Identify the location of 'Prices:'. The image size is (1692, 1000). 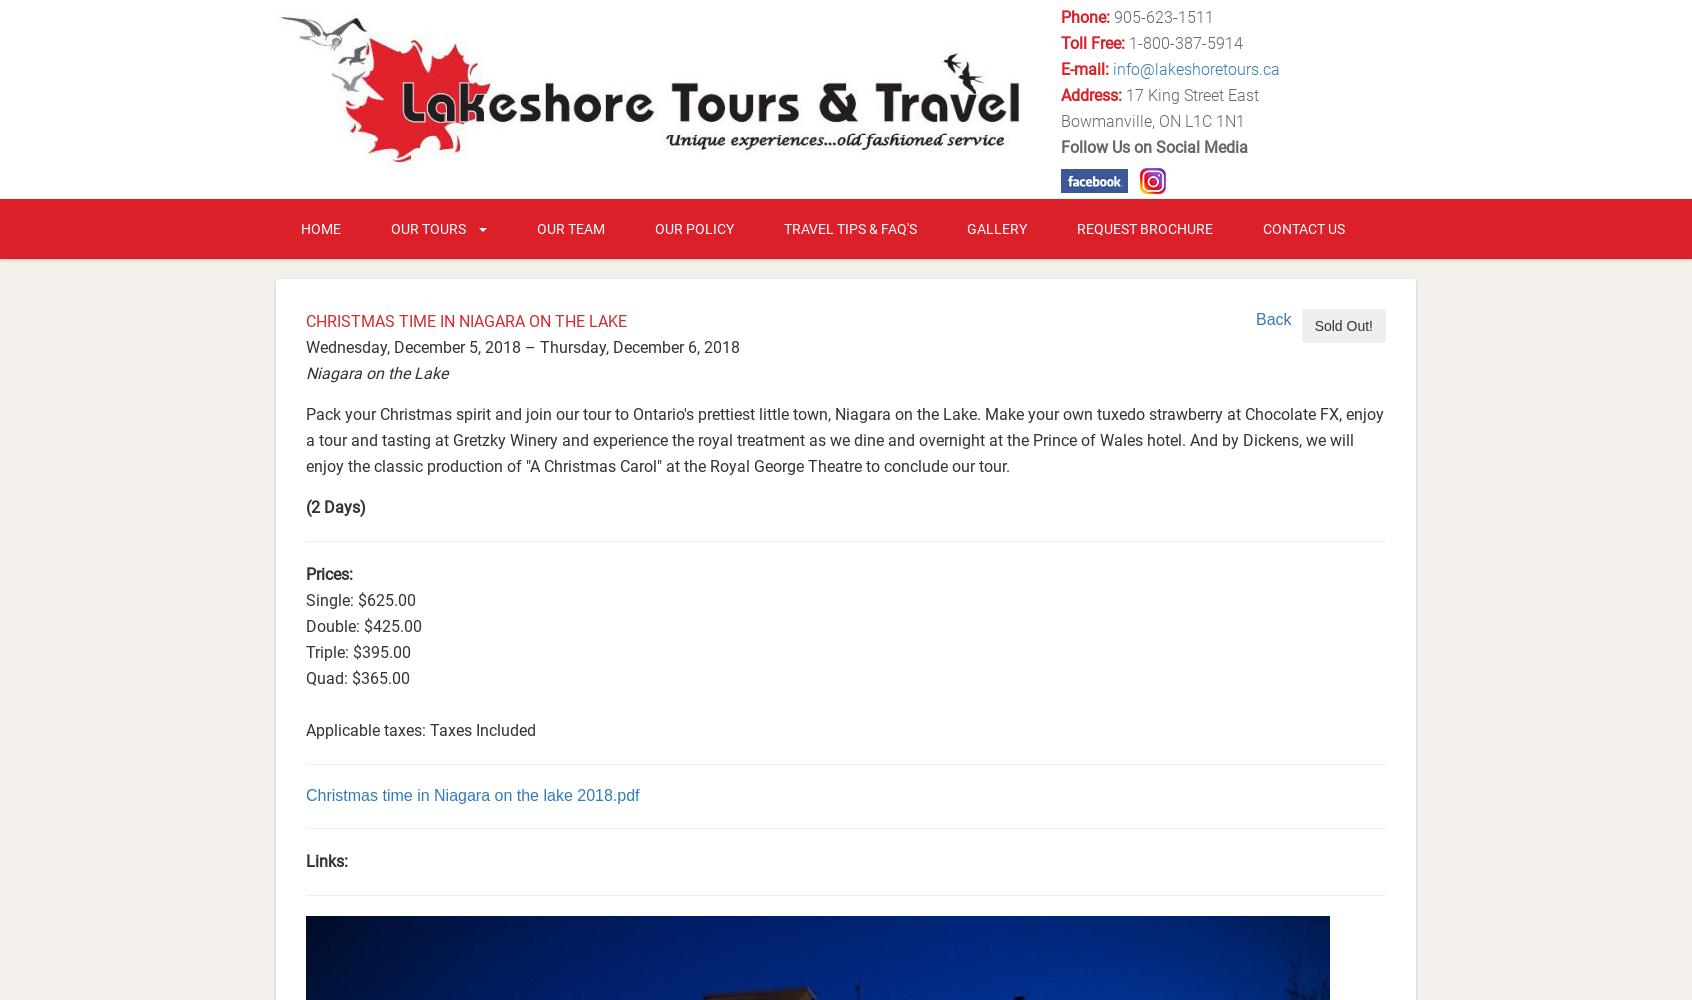
(328, 572).